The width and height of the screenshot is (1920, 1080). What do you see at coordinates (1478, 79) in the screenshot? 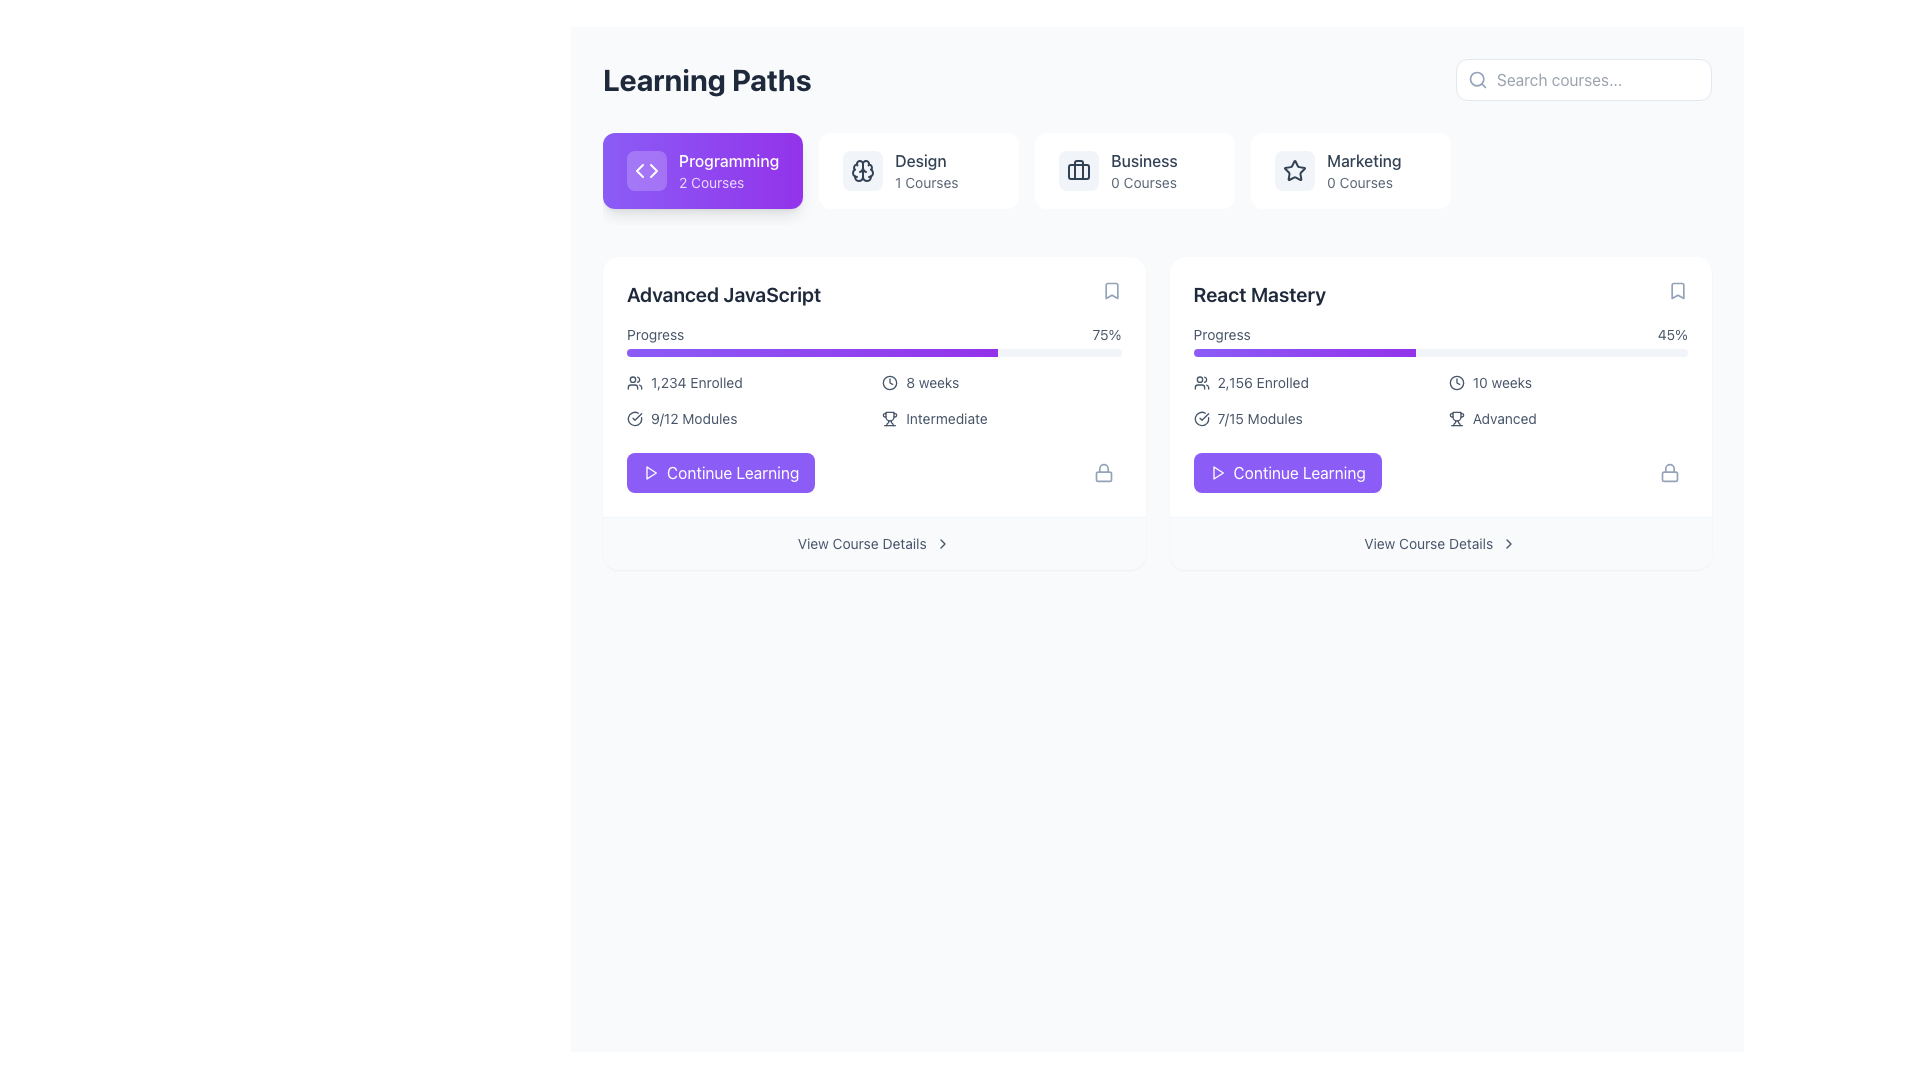
I see `the magnifying glass icon located on the left side of the search input field labeled 'Search courses...'` at bounding box center [1478, 79].